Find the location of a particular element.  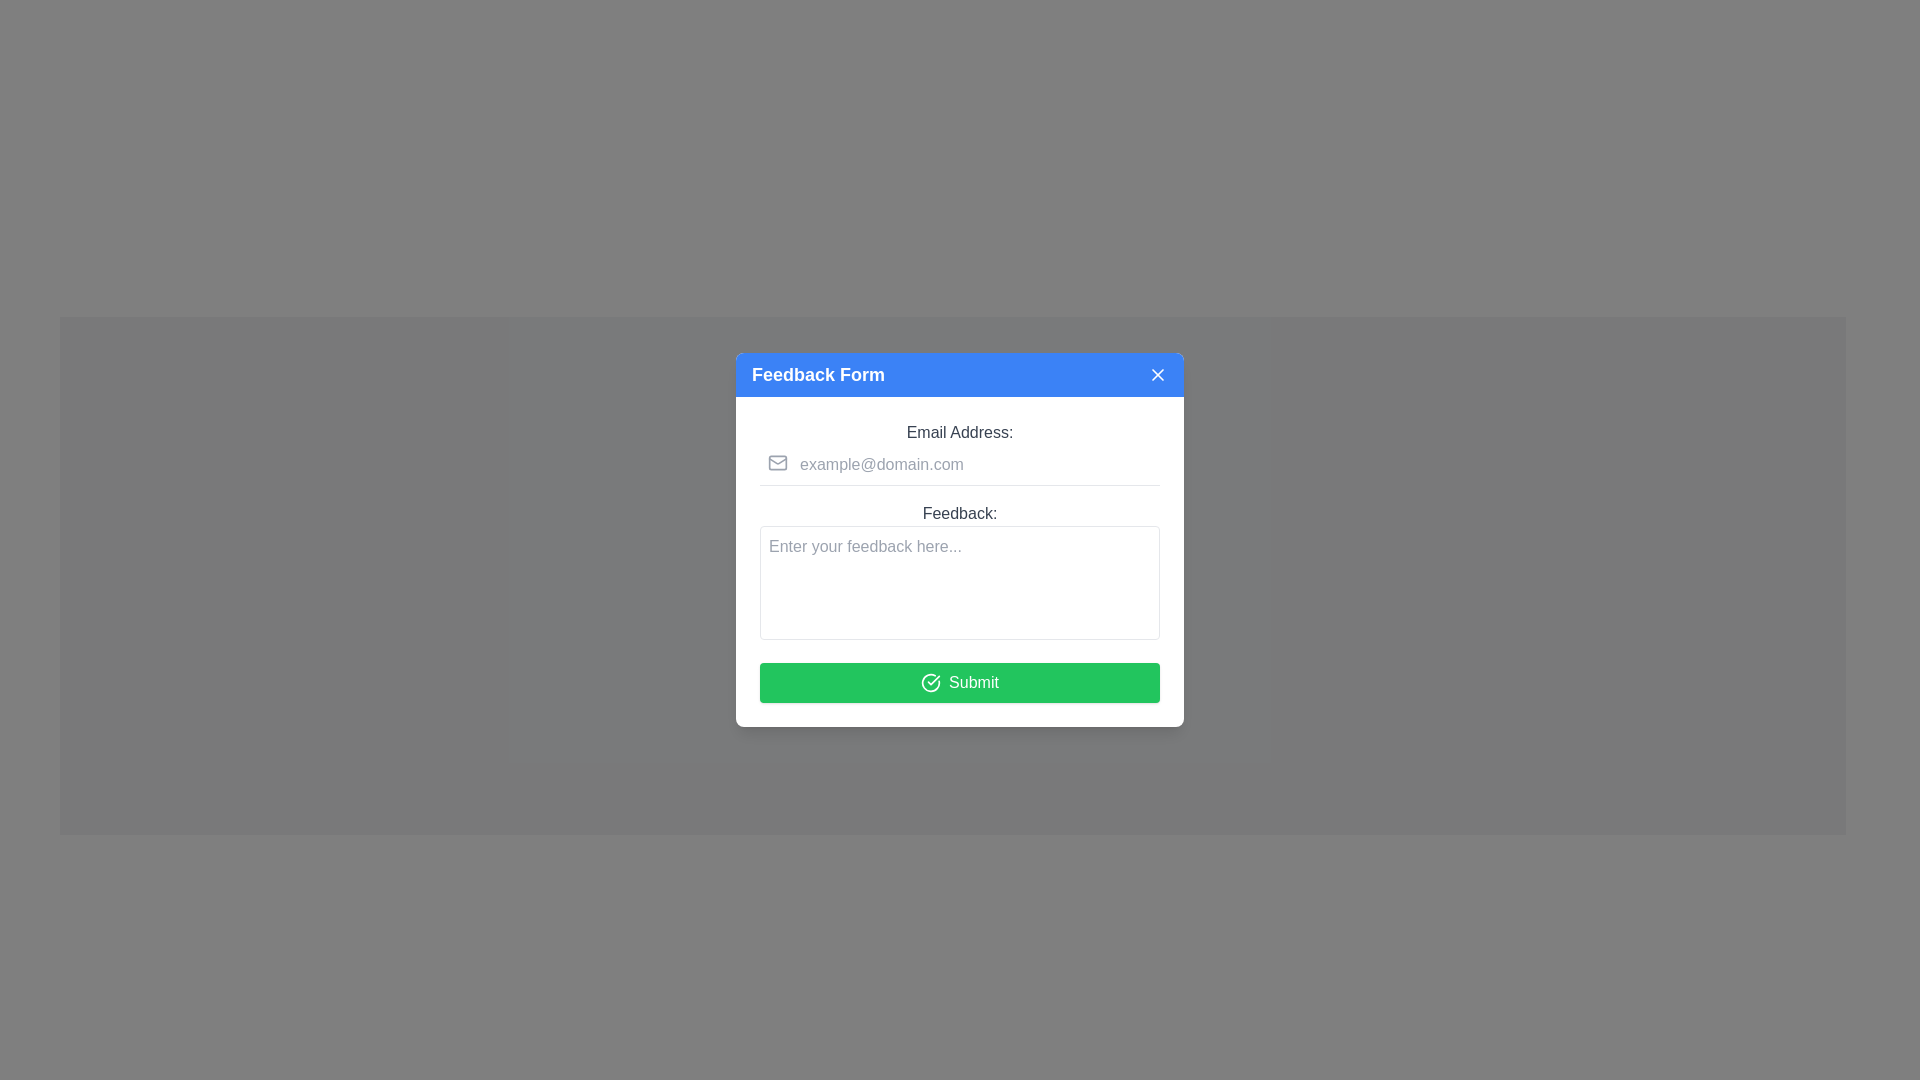

the close button (X icon) with a blue background located at the upper-right corner of the 'Feedback Form' header is located at coordinates (1157, 374).